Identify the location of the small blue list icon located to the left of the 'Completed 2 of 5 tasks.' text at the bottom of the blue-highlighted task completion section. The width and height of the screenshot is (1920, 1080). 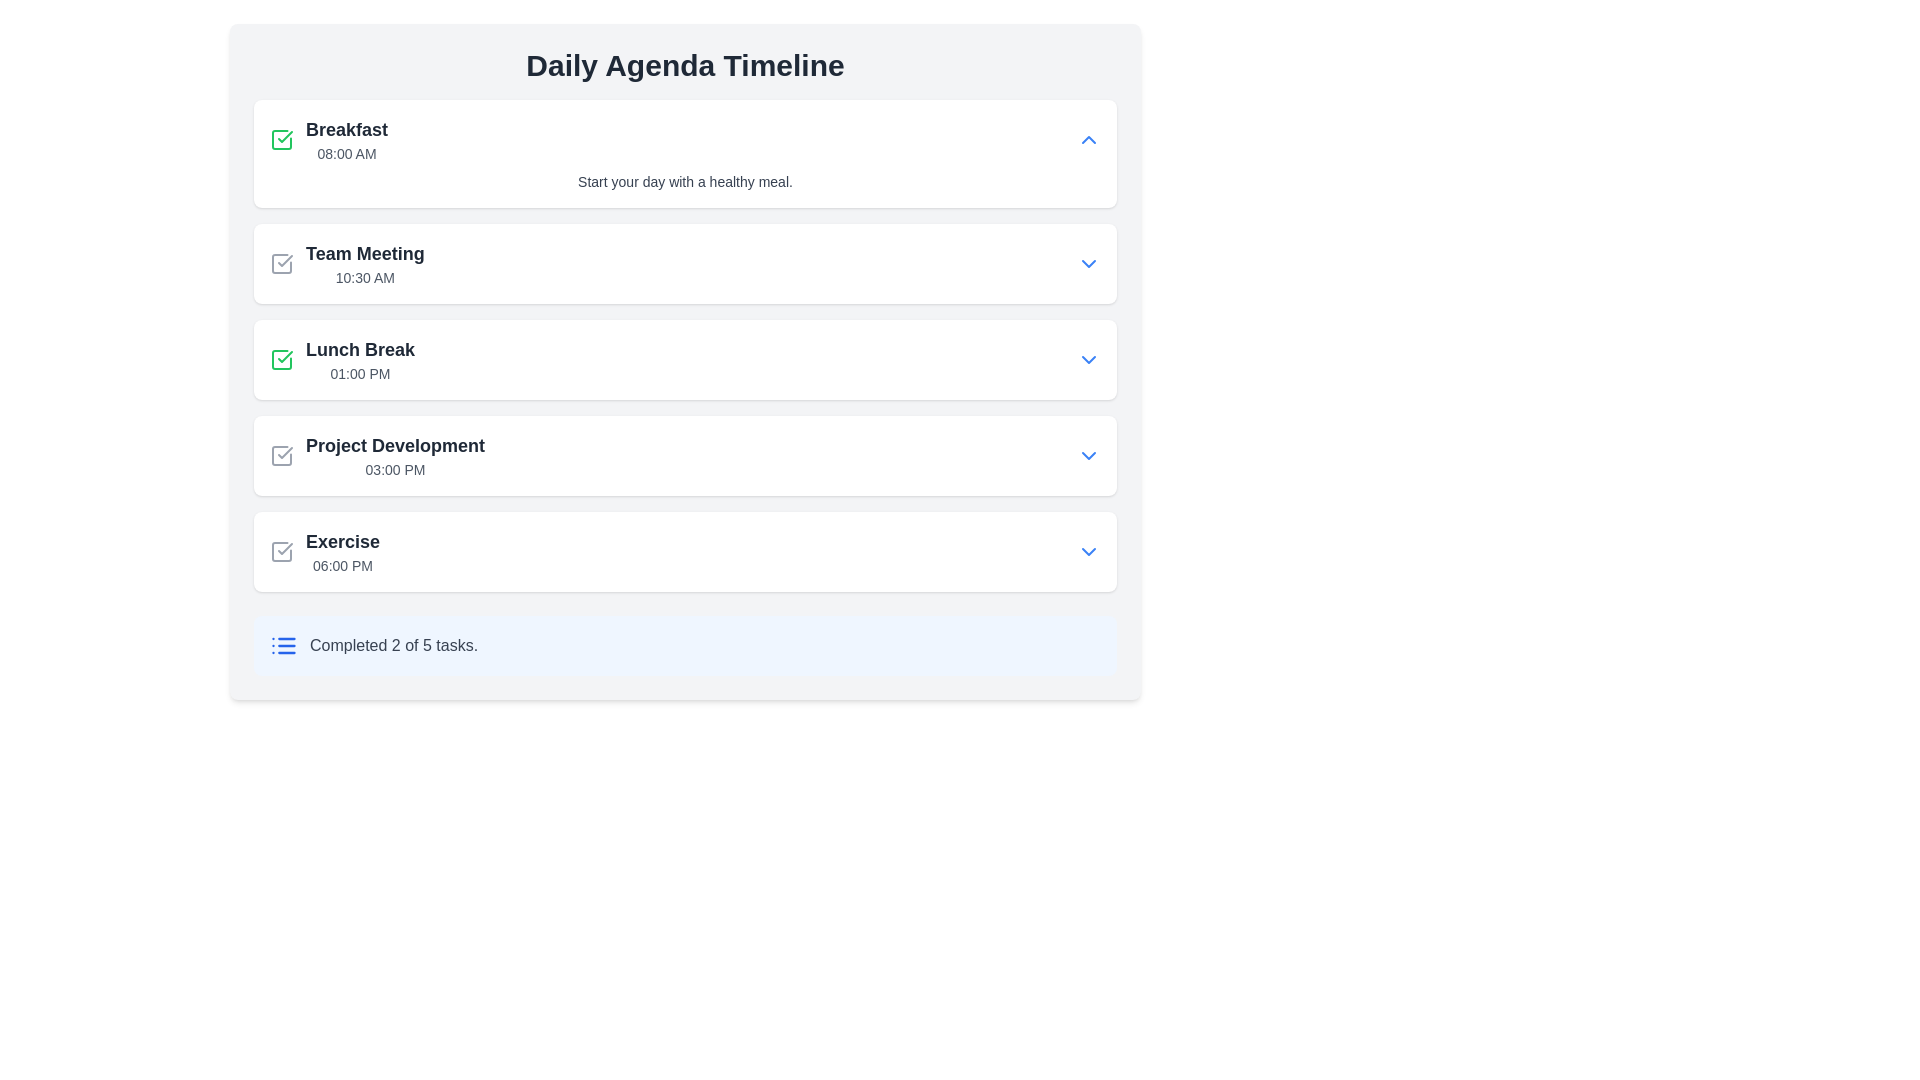
(282, 645).